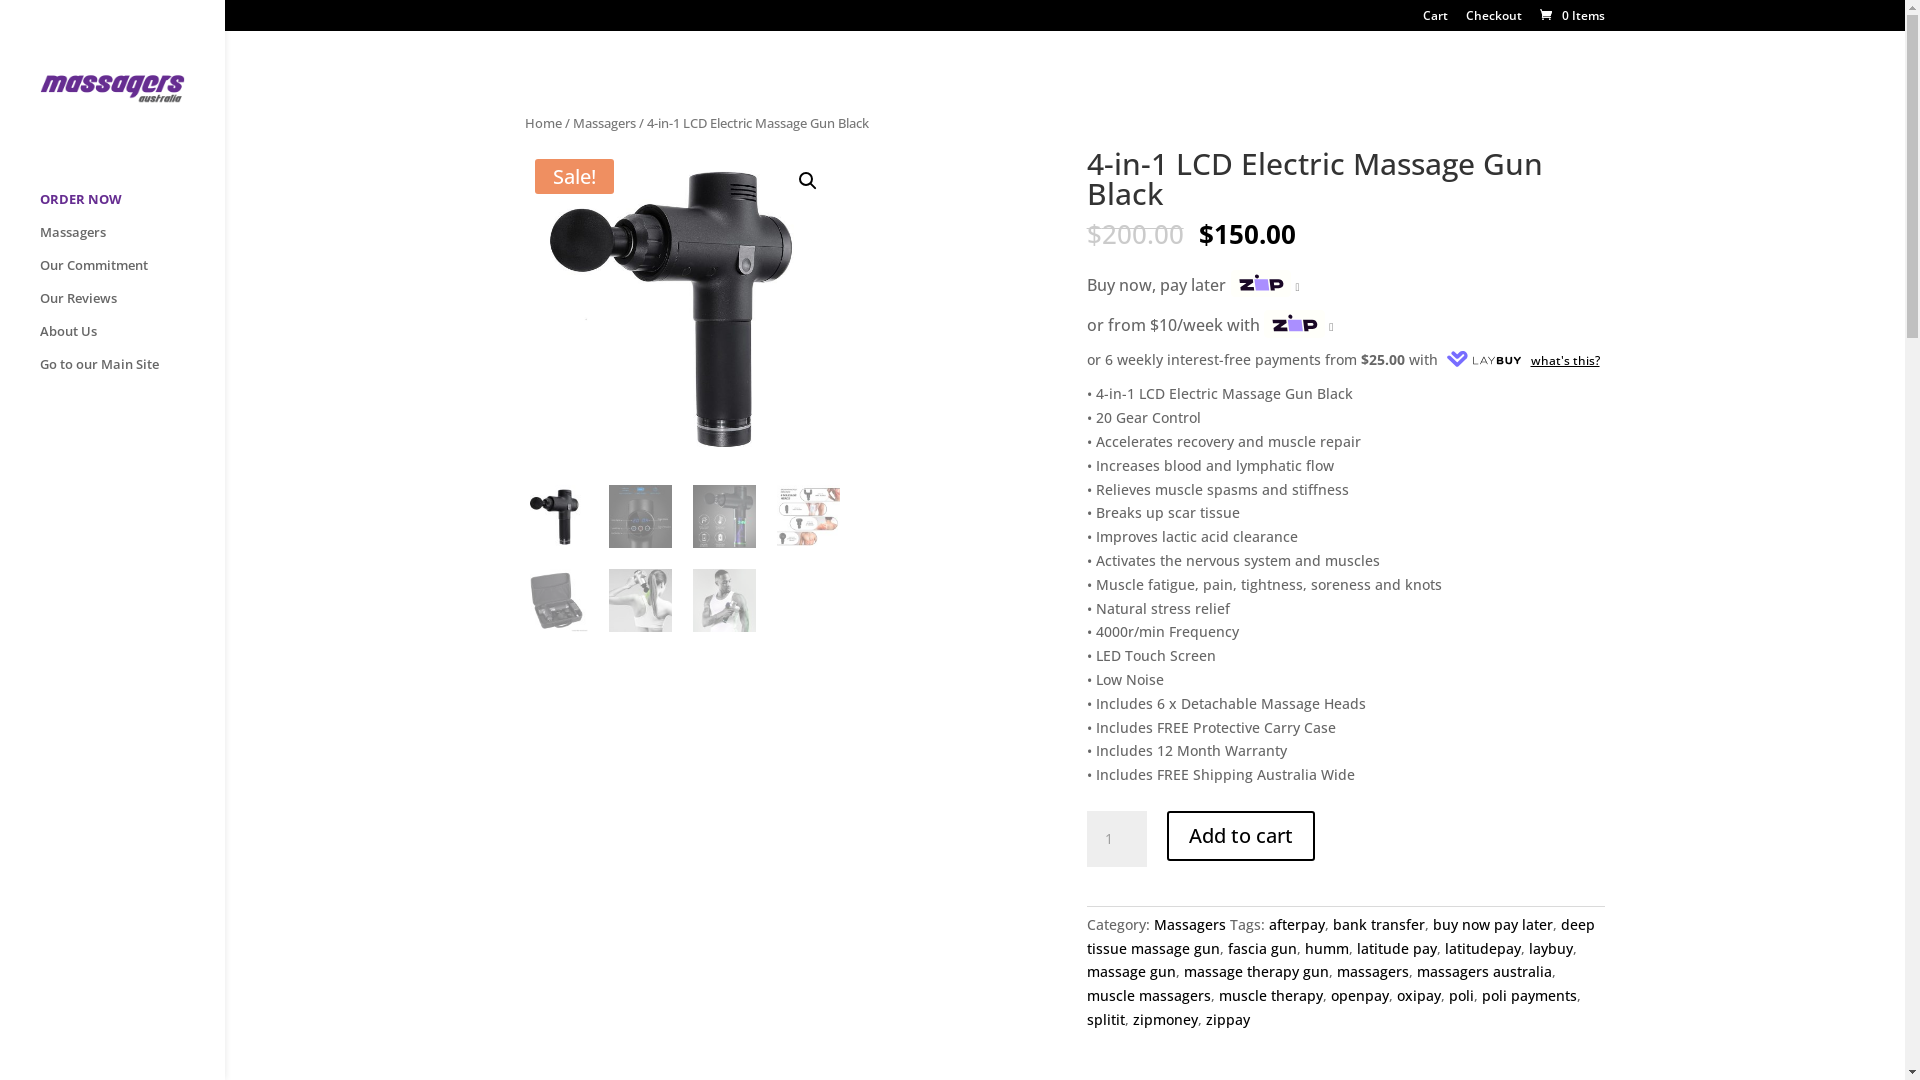 The height and width of the screenshot is (1080, 1920). What do you see at coordinates (1395, 947) in the screenshot?
I see `'latitude pay'` at bounding box center [1395, 947].